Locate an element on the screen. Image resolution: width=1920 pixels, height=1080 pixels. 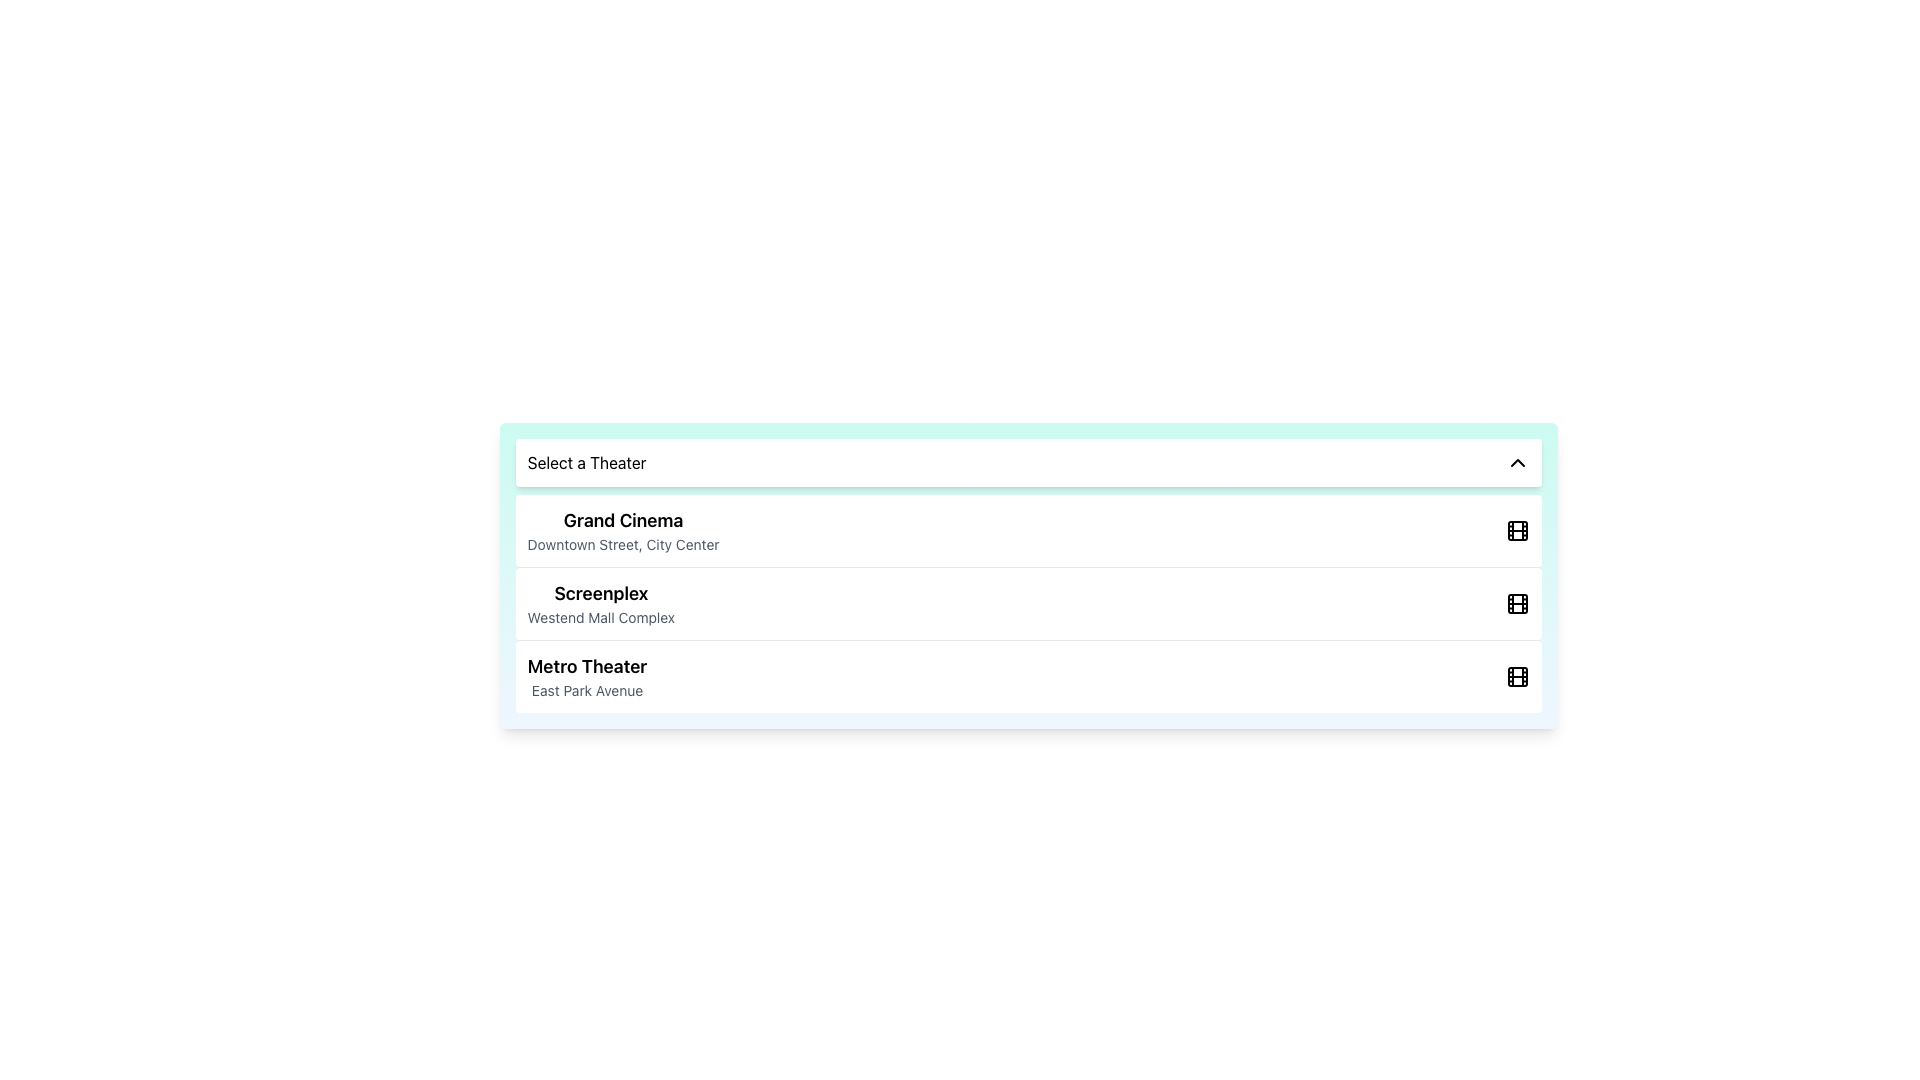
the third list item labeled 'Metro Theater' is located at coordinates (586, 676).